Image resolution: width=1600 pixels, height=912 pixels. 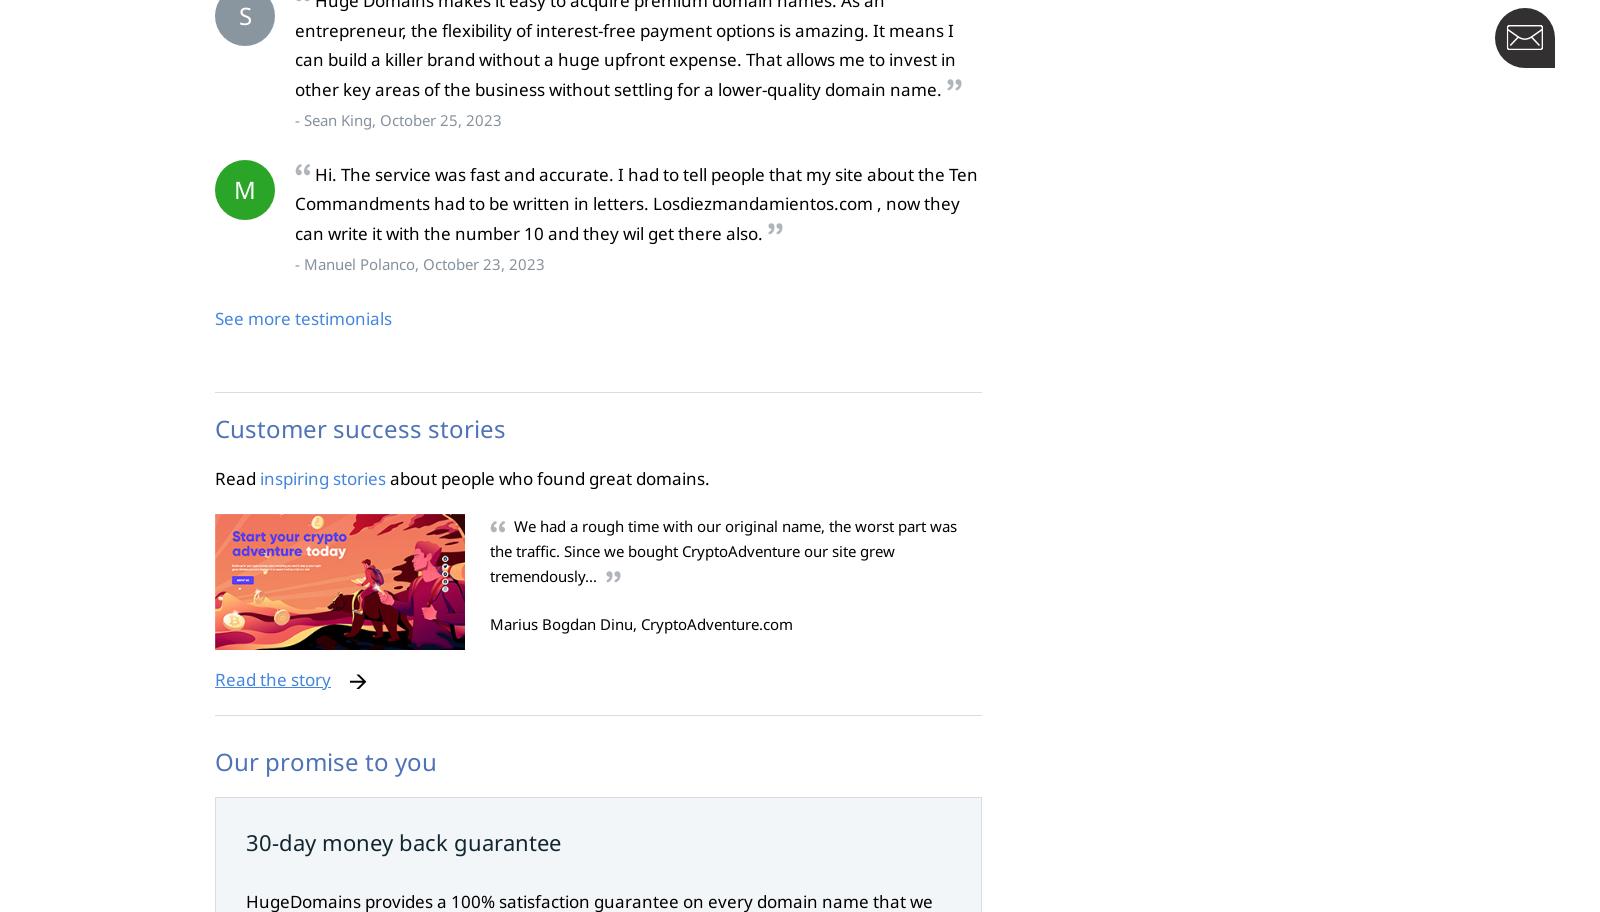 I want to click on '30-day money back guarantee', so click(x=402, y=841).